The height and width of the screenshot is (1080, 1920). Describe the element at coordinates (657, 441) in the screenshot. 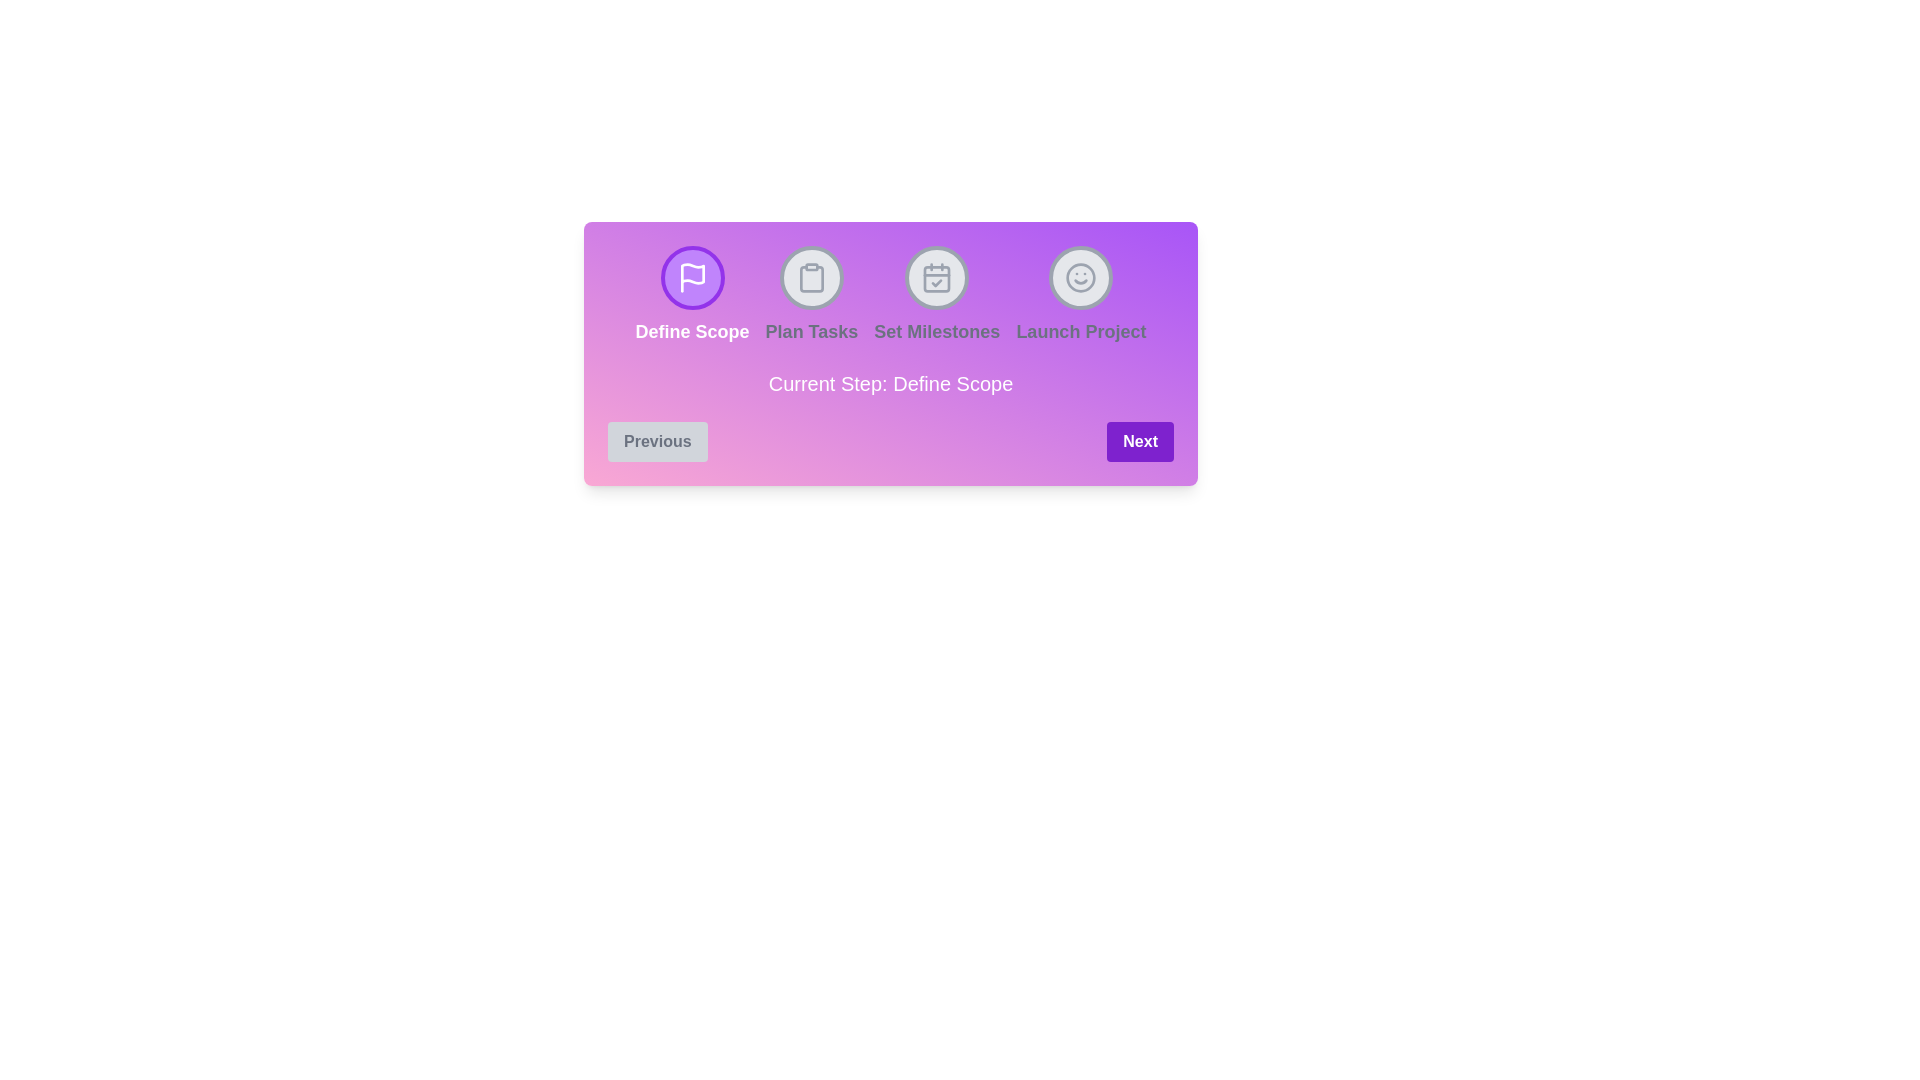

I see `the Previous button to observe its hover effect` at that location.